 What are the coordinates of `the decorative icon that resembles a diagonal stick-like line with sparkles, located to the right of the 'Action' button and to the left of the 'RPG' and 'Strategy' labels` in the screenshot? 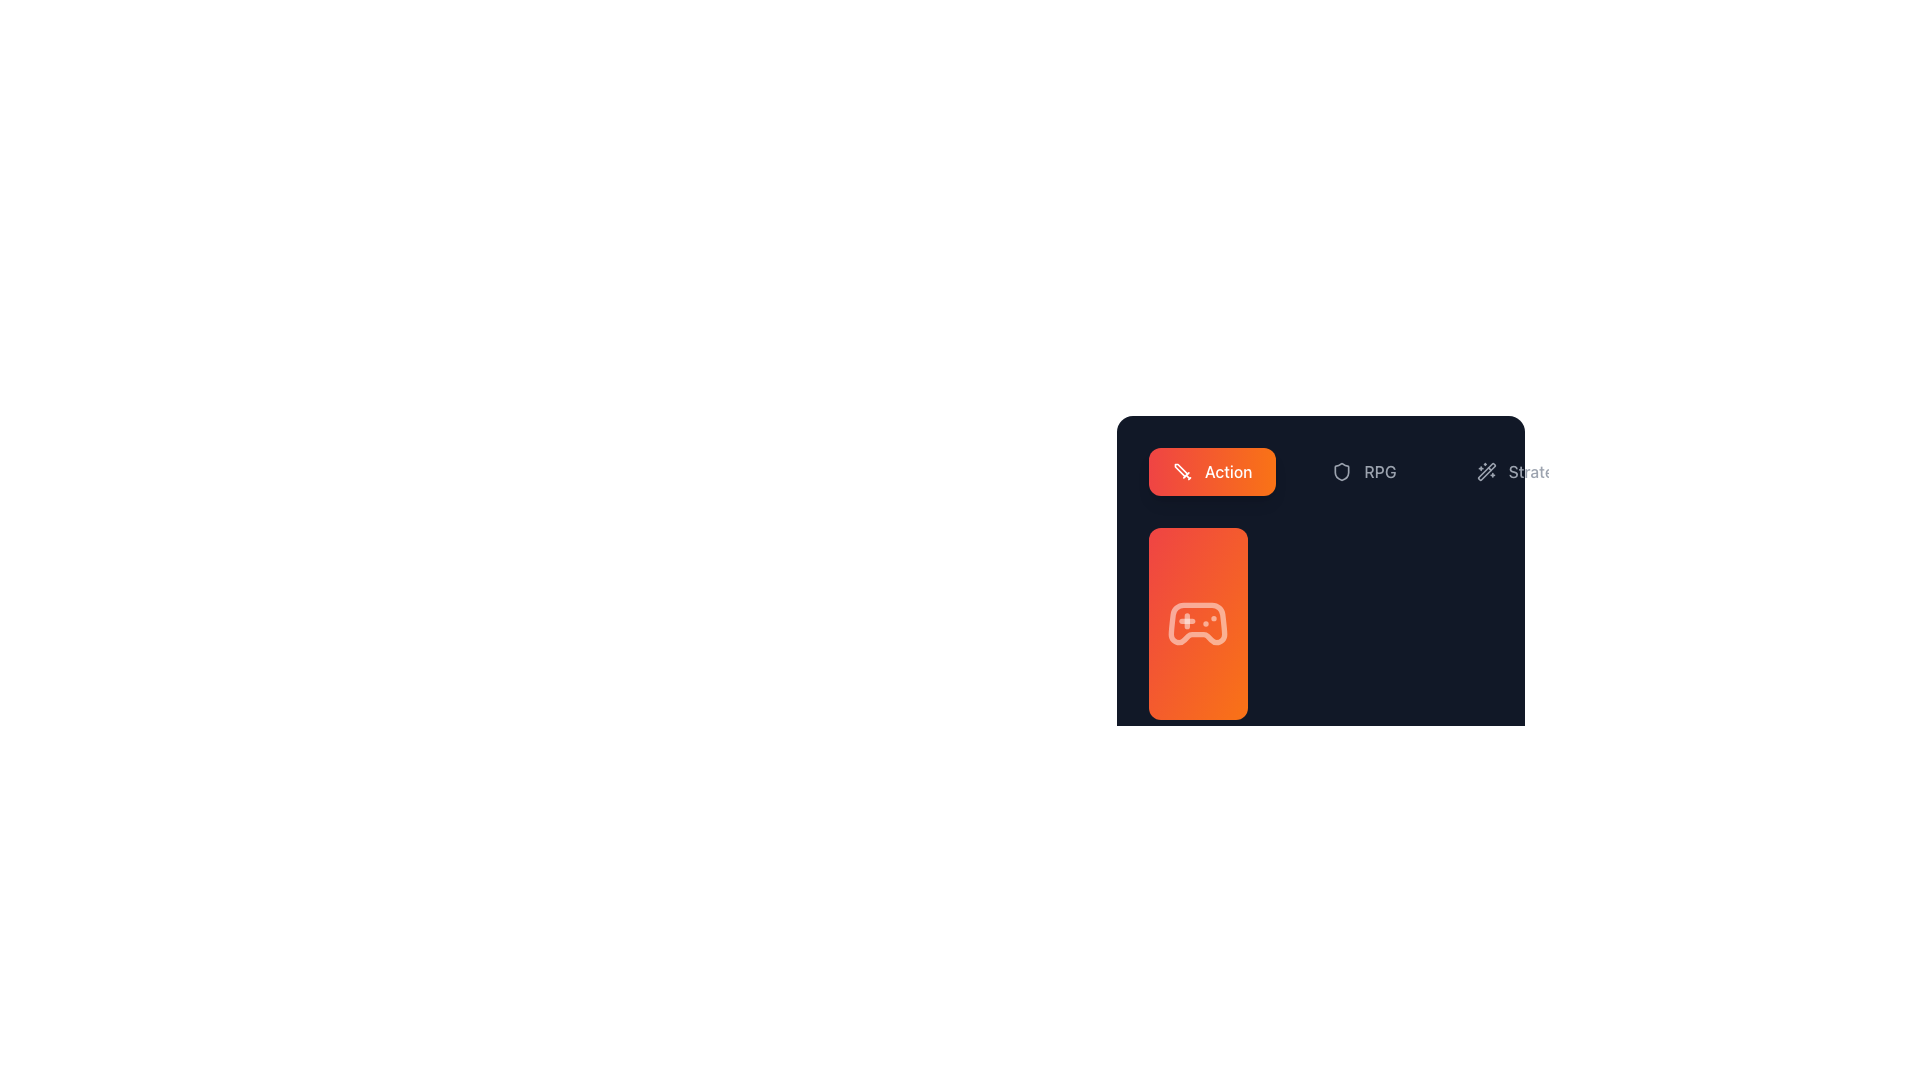 It's located at (1486, 471).